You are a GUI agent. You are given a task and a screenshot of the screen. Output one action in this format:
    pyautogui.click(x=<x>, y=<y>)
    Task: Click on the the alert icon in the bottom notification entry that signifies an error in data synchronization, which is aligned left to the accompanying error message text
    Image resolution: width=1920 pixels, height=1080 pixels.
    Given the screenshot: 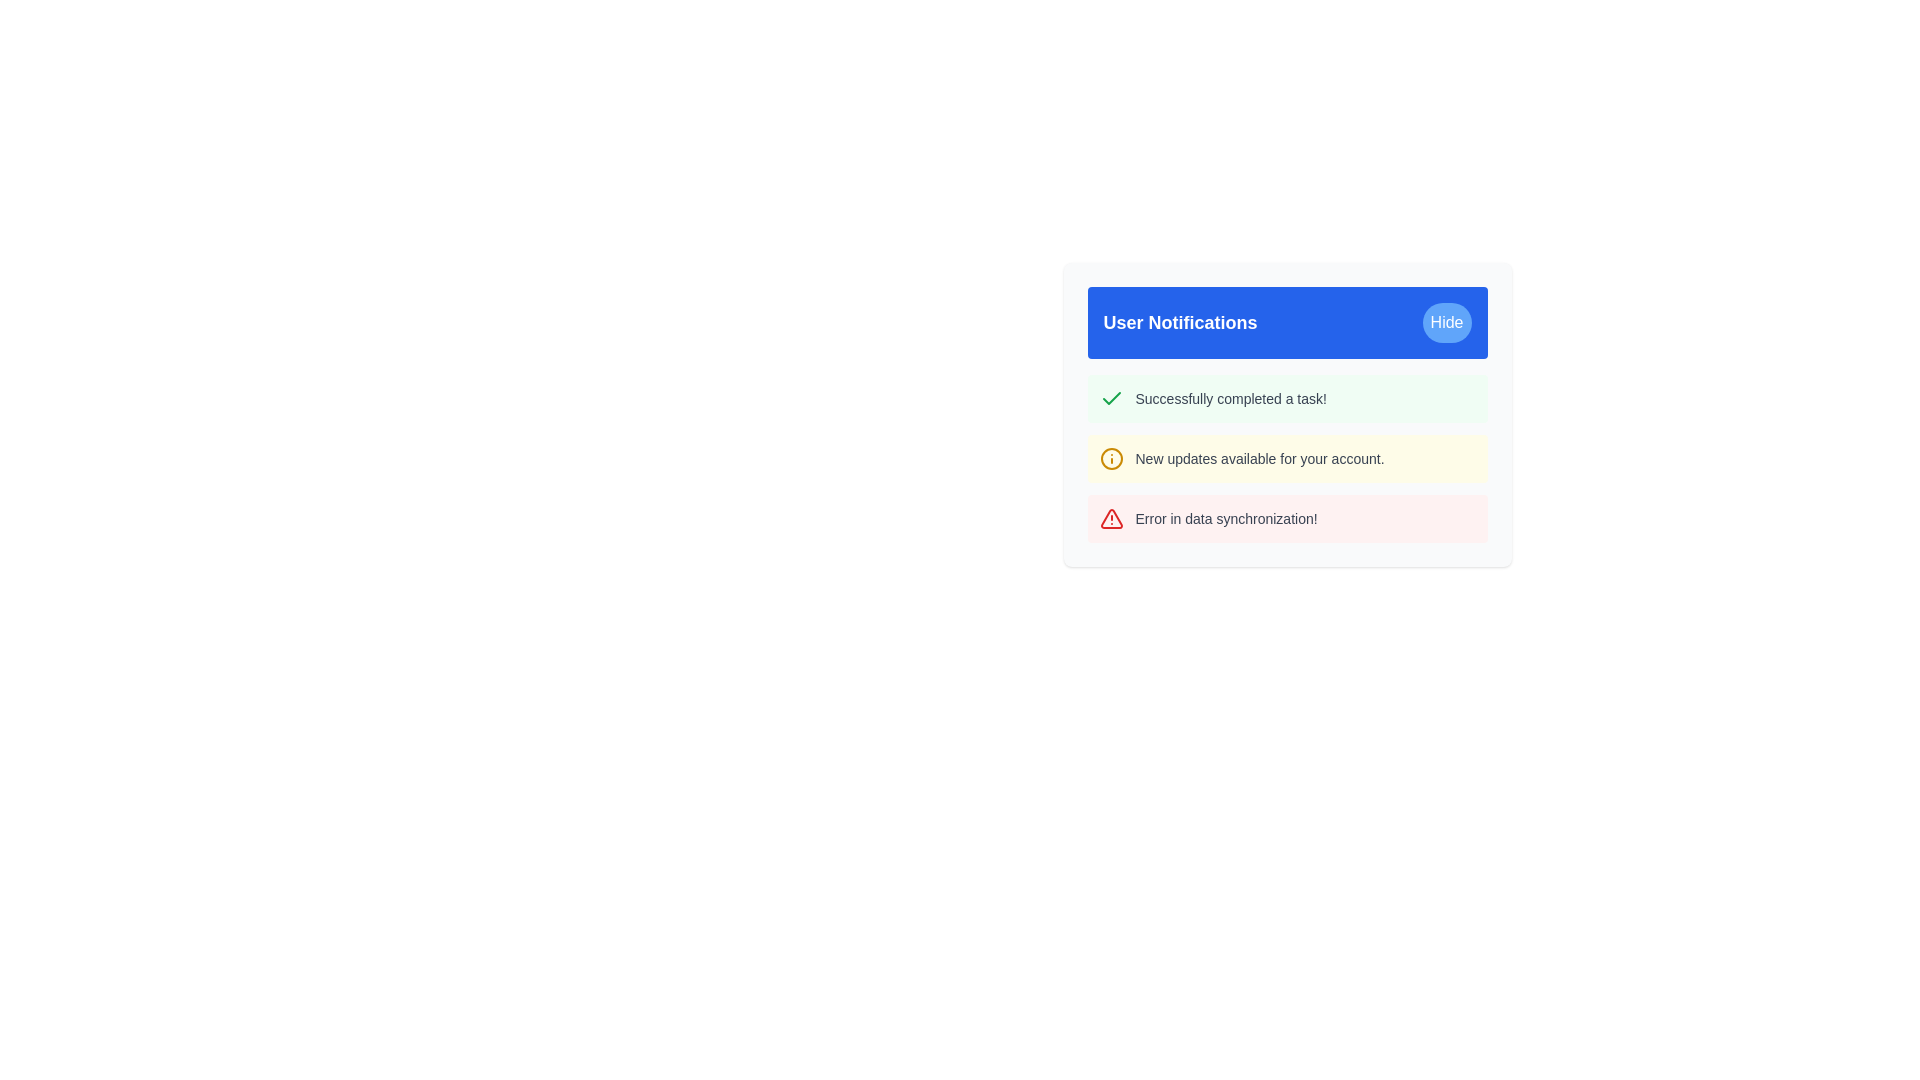 What is the action you would take?
    pyautogui.click(x=1110, y=517)
    